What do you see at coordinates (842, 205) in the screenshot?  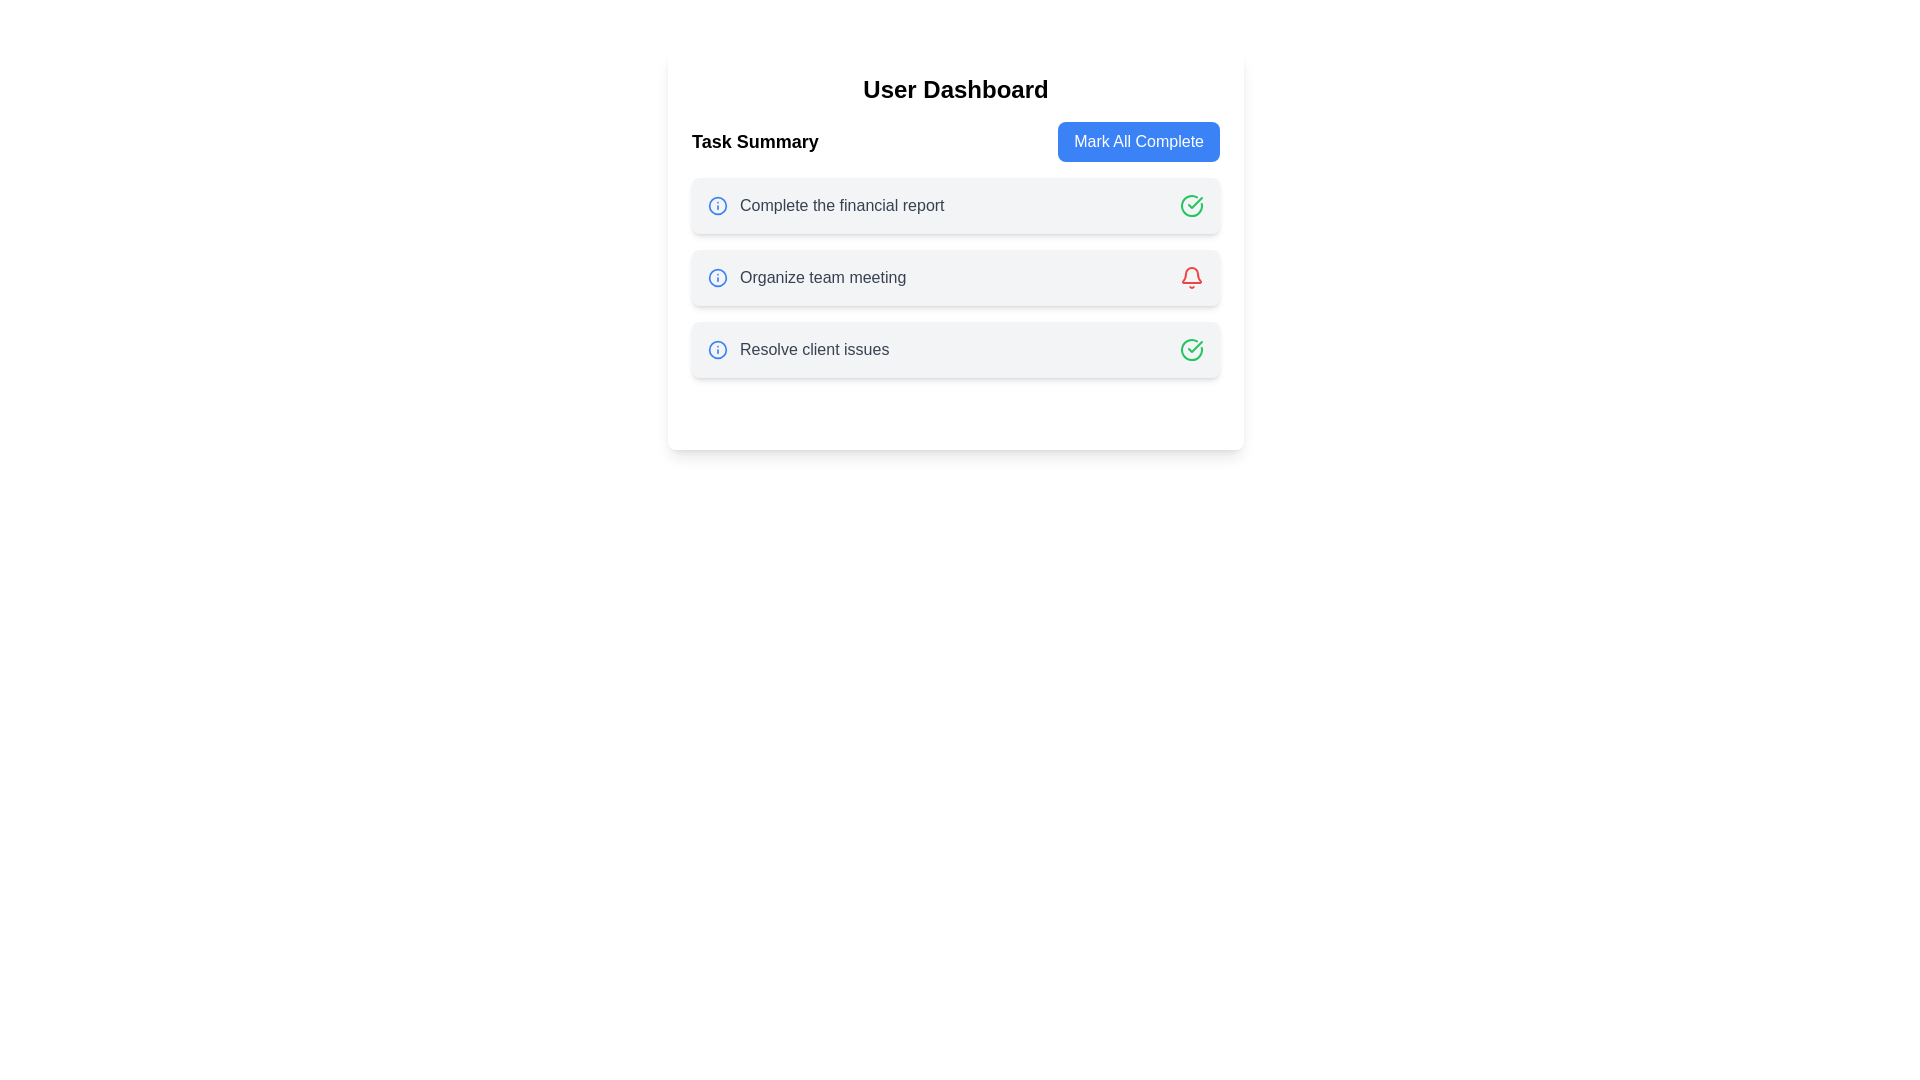 I see `the static text label indicating the name or description of a task in the 'Task Summary' section, located to the right of the blue circular information icon` at bounding box center [842, 205].